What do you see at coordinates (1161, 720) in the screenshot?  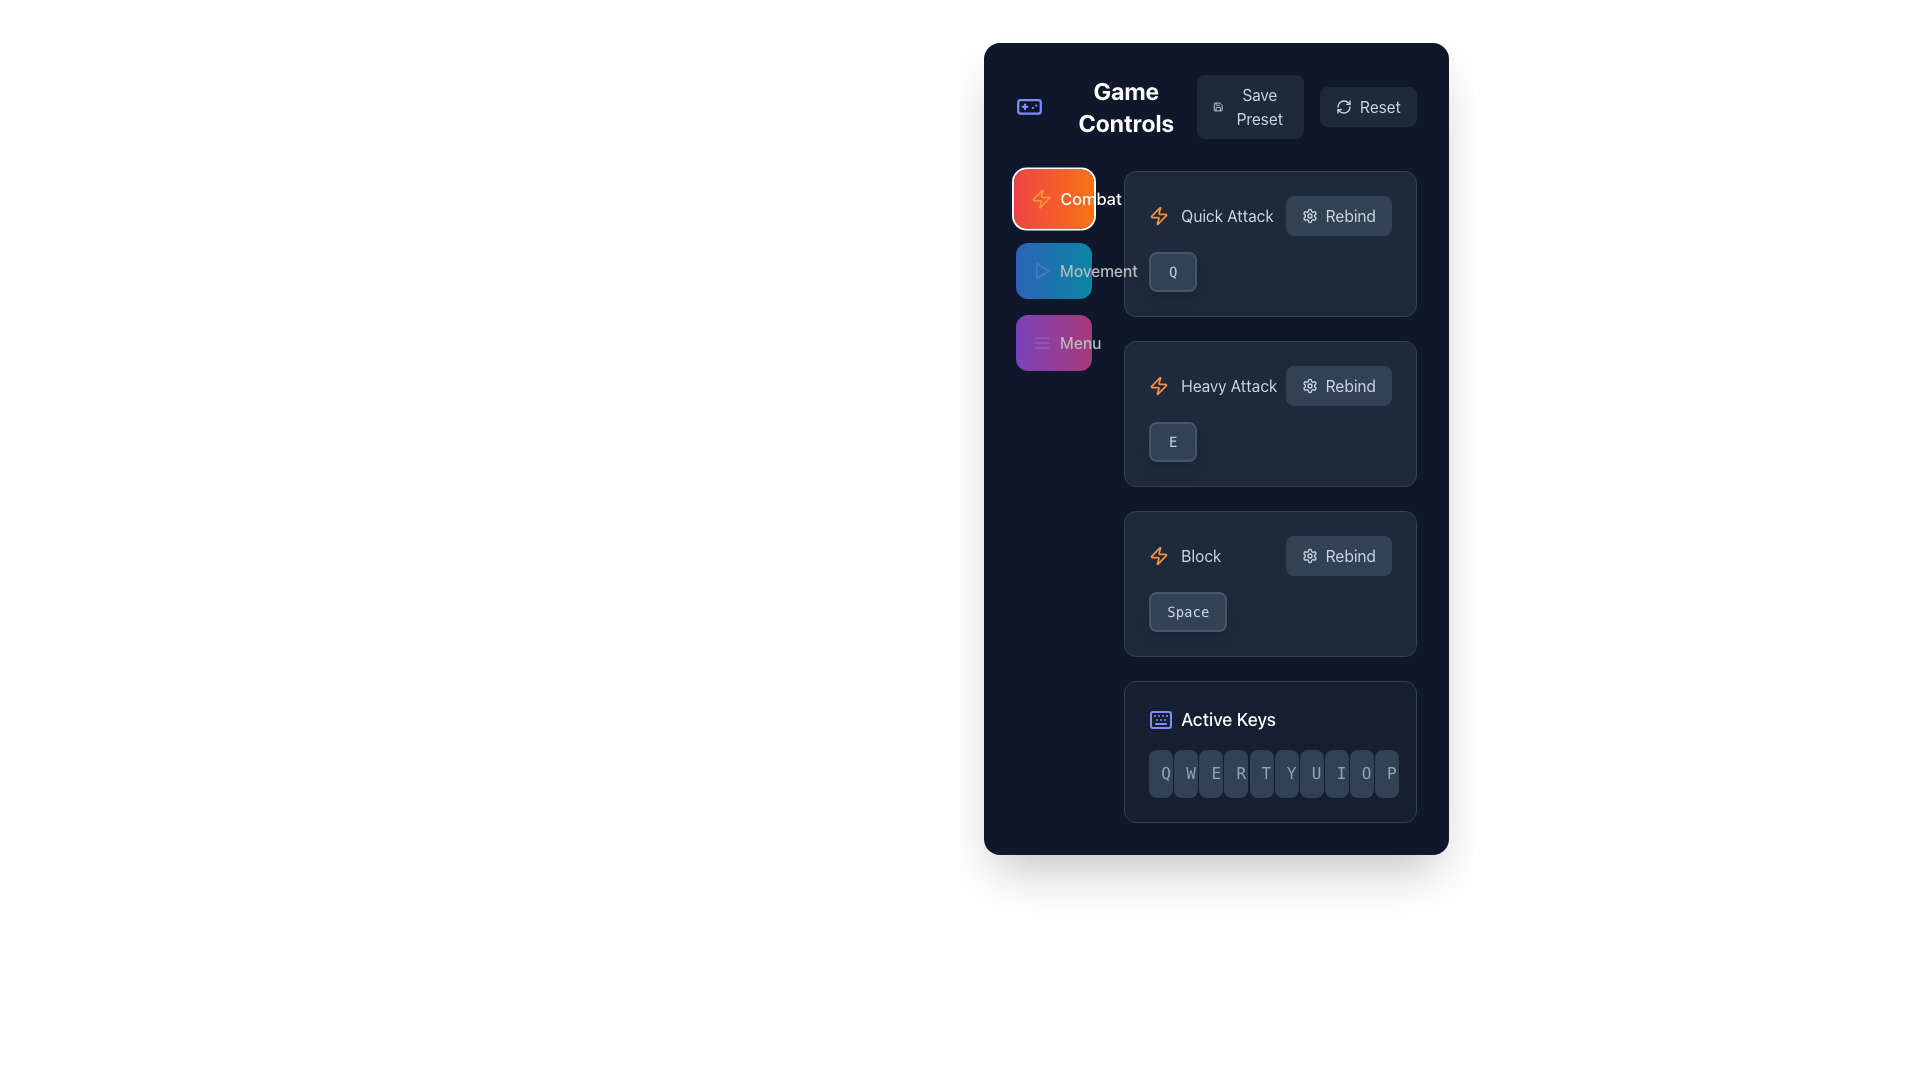 I see `the keyboard icon located in the bottom section of the interface titled 'Active Keys', positioned to the left of the text 'Active Keys'` at bounding box center [1161, 720].